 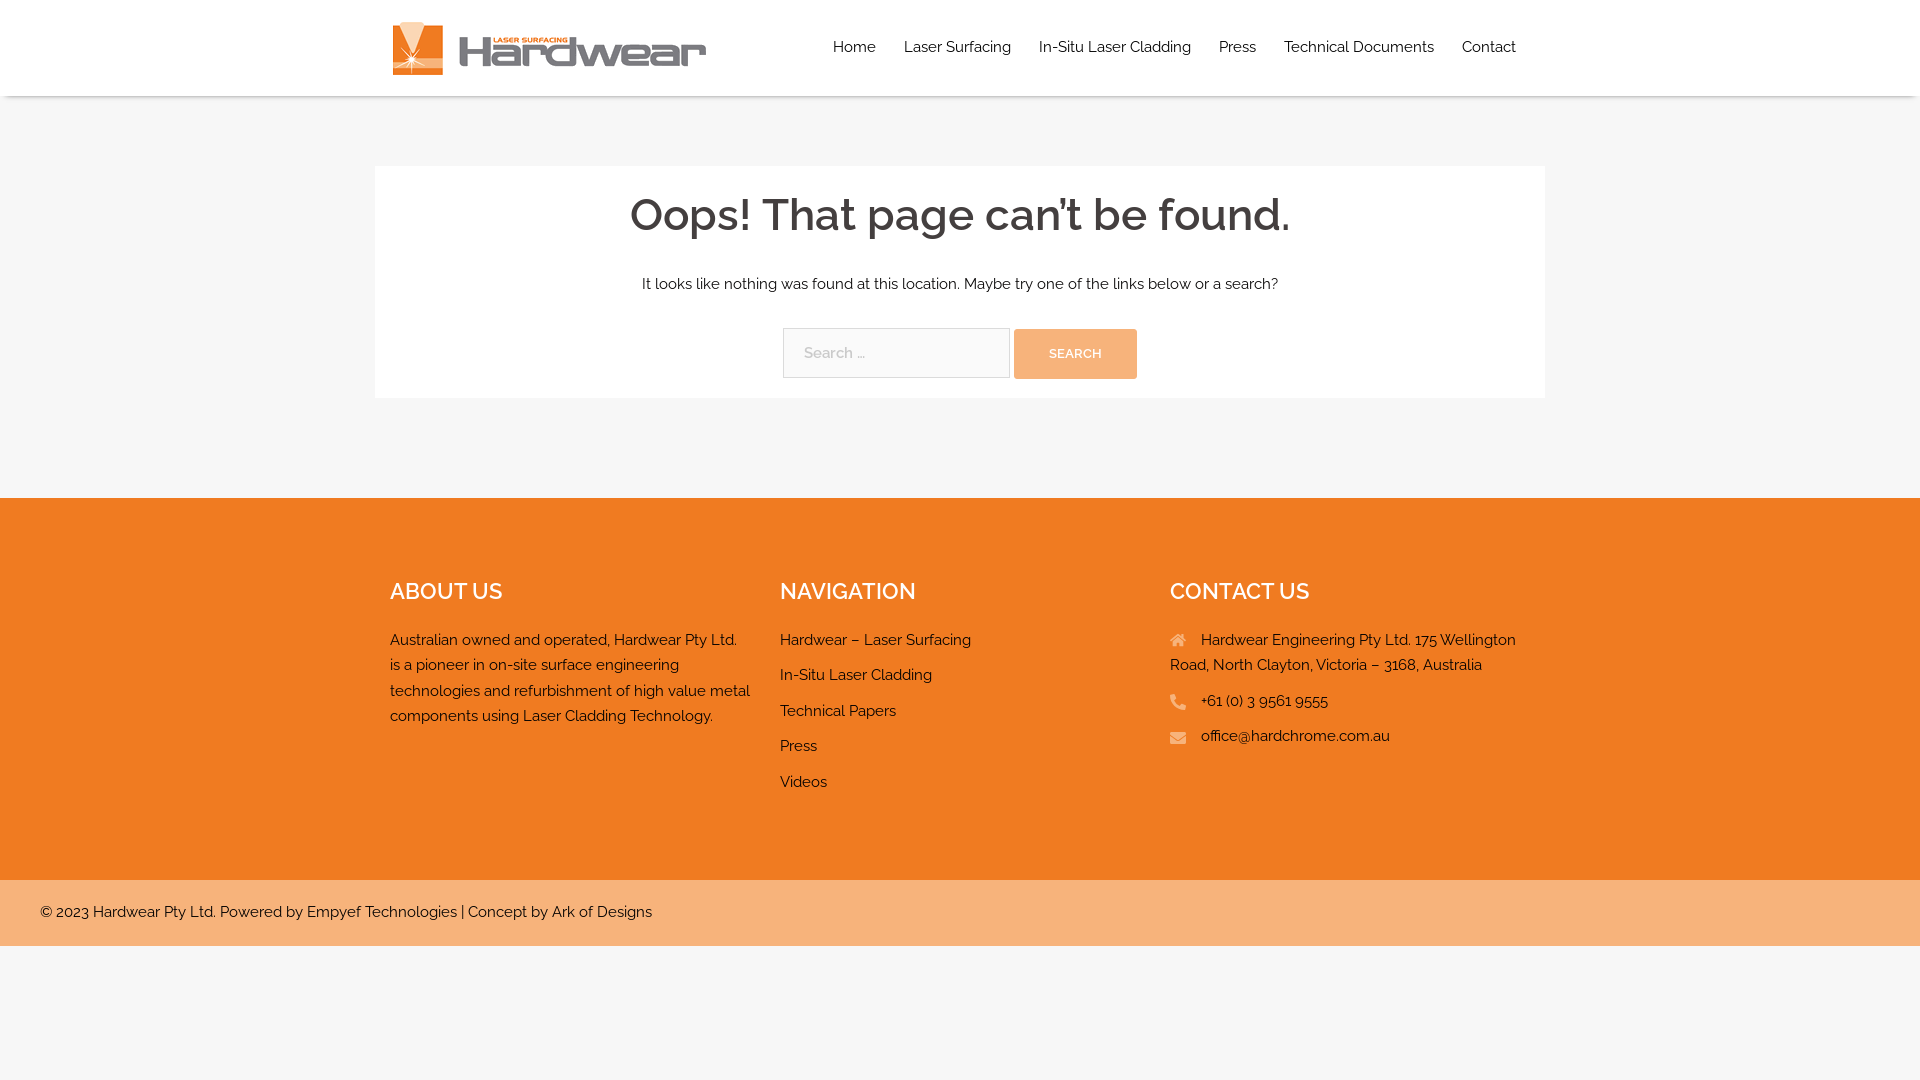 I want to click on 'Press', so click(x=797, y=745).